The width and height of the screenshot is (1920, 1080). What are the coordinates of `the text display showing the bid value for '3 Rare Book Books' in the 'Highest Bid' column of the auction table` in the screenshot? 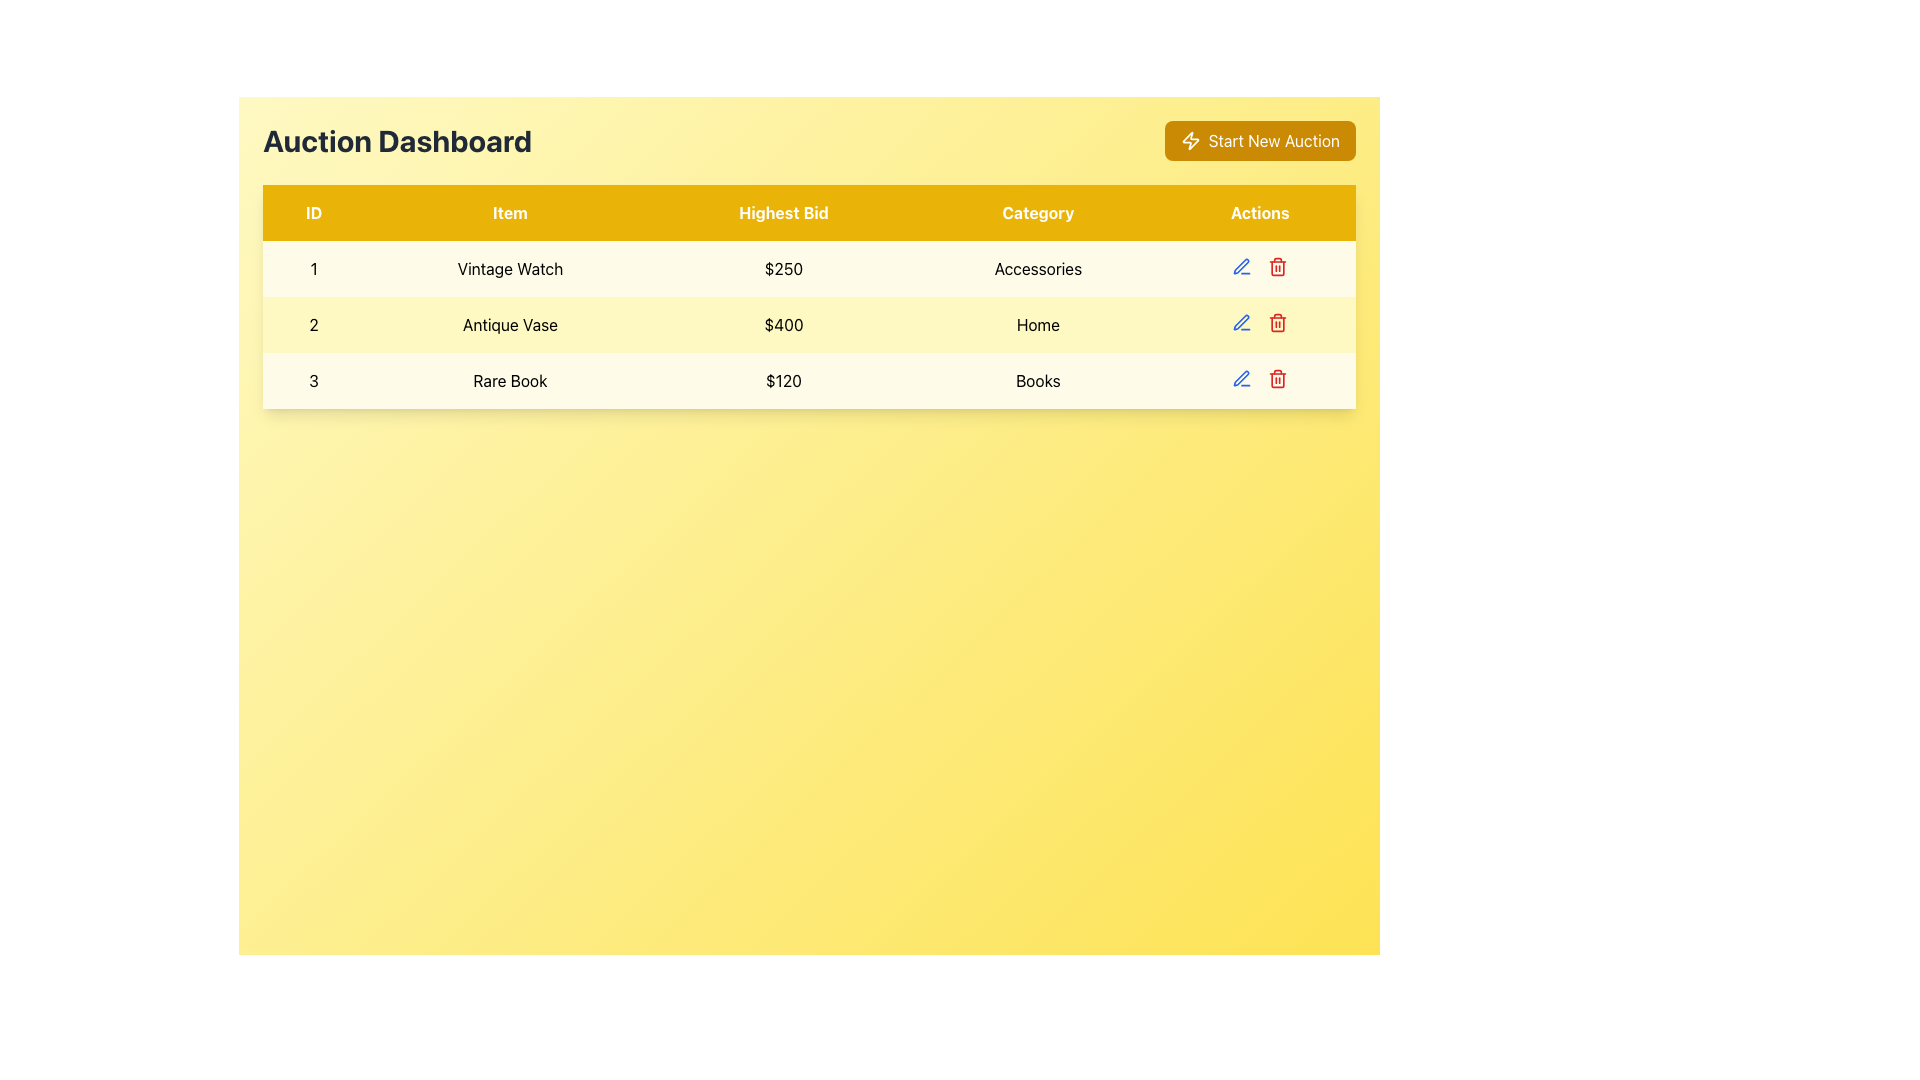 It's located at (782, 381).